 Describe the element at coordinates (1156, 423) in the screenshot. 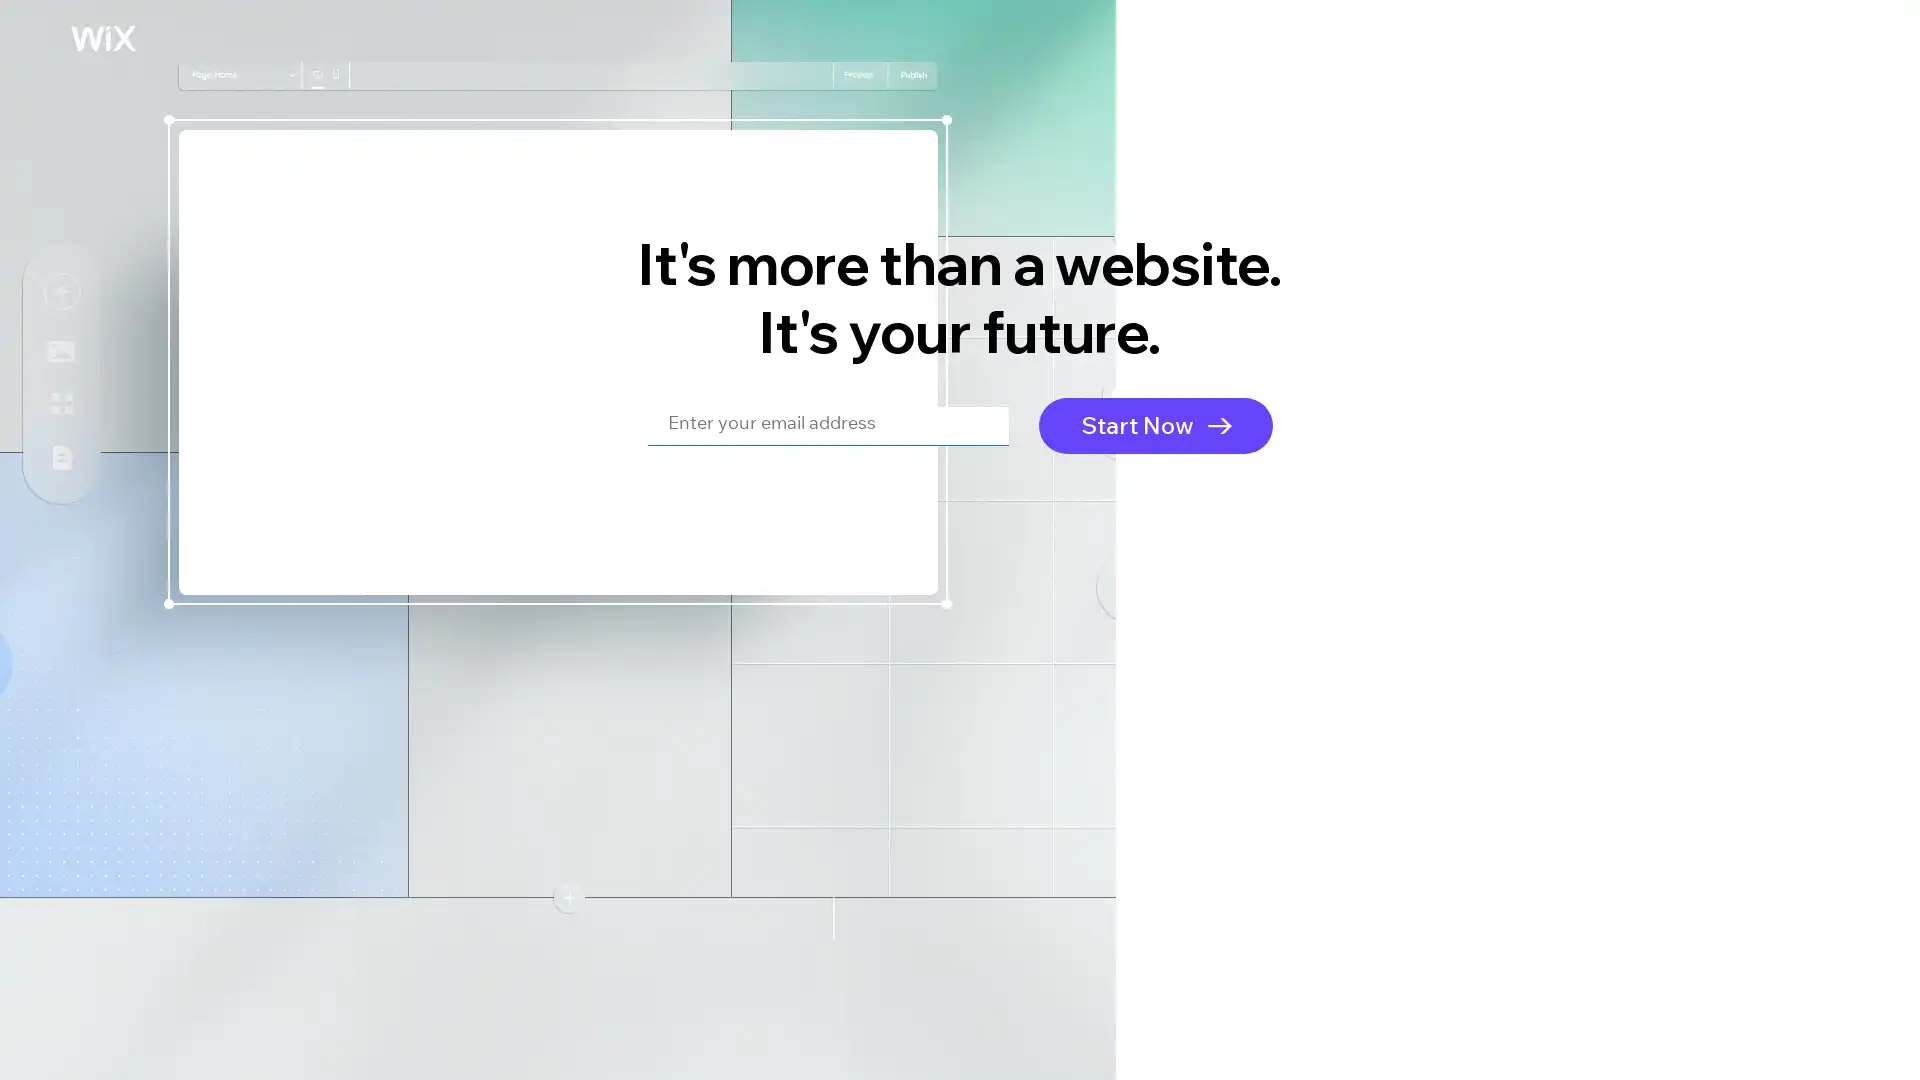

I see `Start Now` at that location.